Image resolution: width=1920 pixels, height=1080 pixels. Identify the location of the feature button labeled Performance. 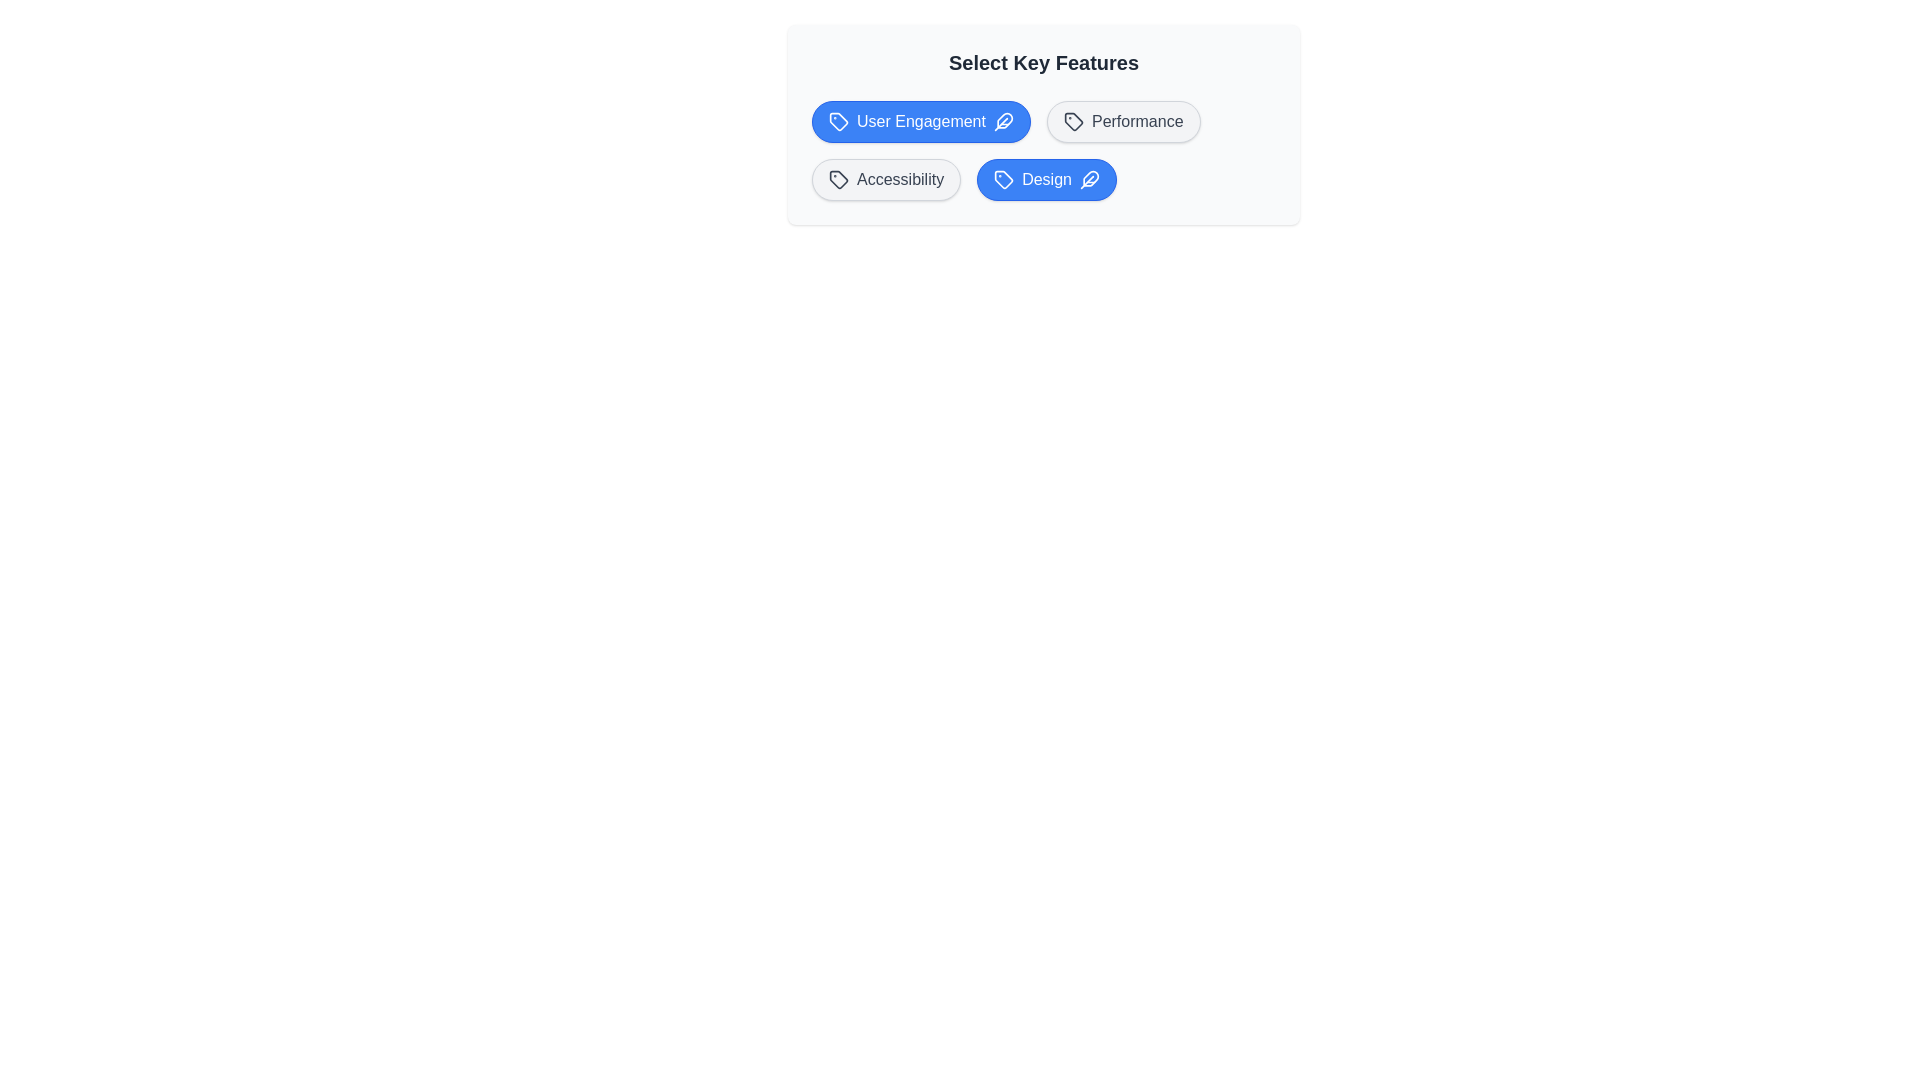
(1123, 122).